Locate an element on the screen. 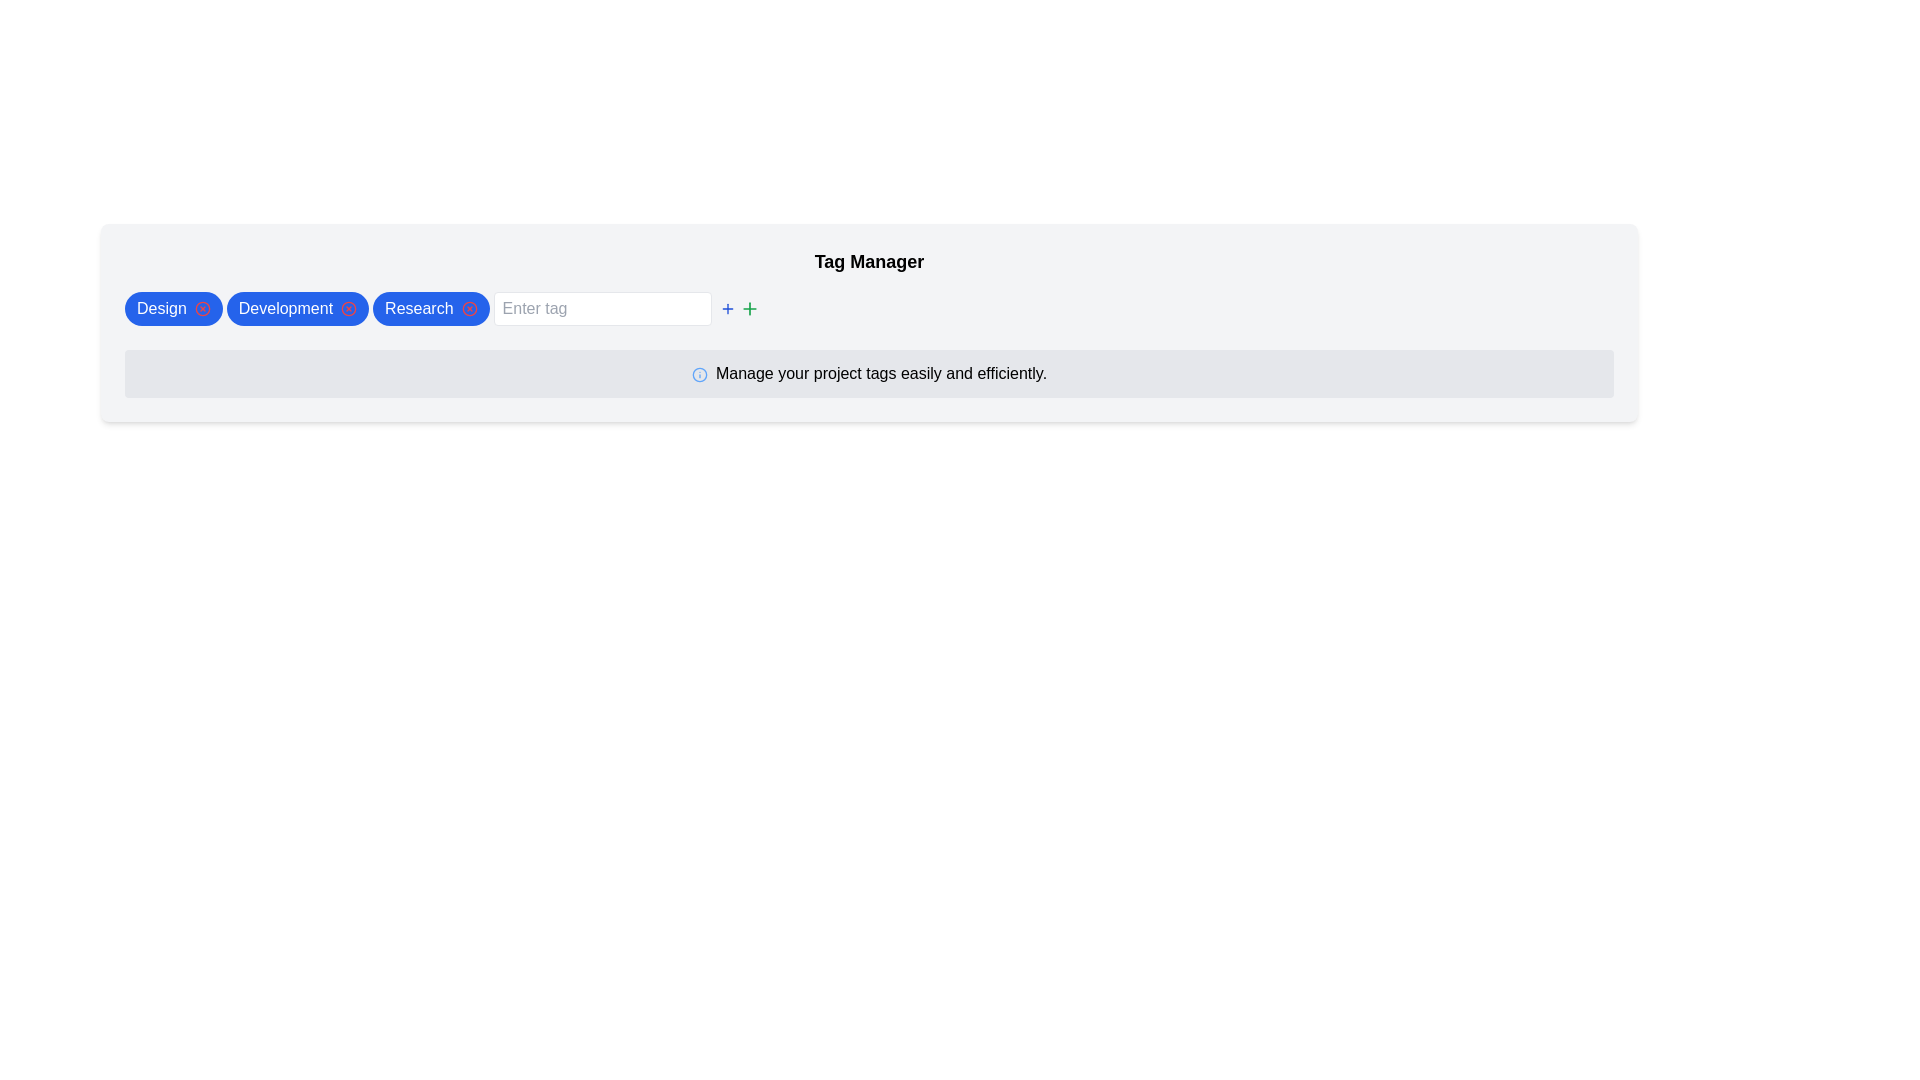 This screenshot has width=1920, height=1080. the 'Research' button, which is the third button in a row of buttons labeled 'Design', 'Development', and 'Research', located near the top-center of the page is located at coordinates (430, 308).